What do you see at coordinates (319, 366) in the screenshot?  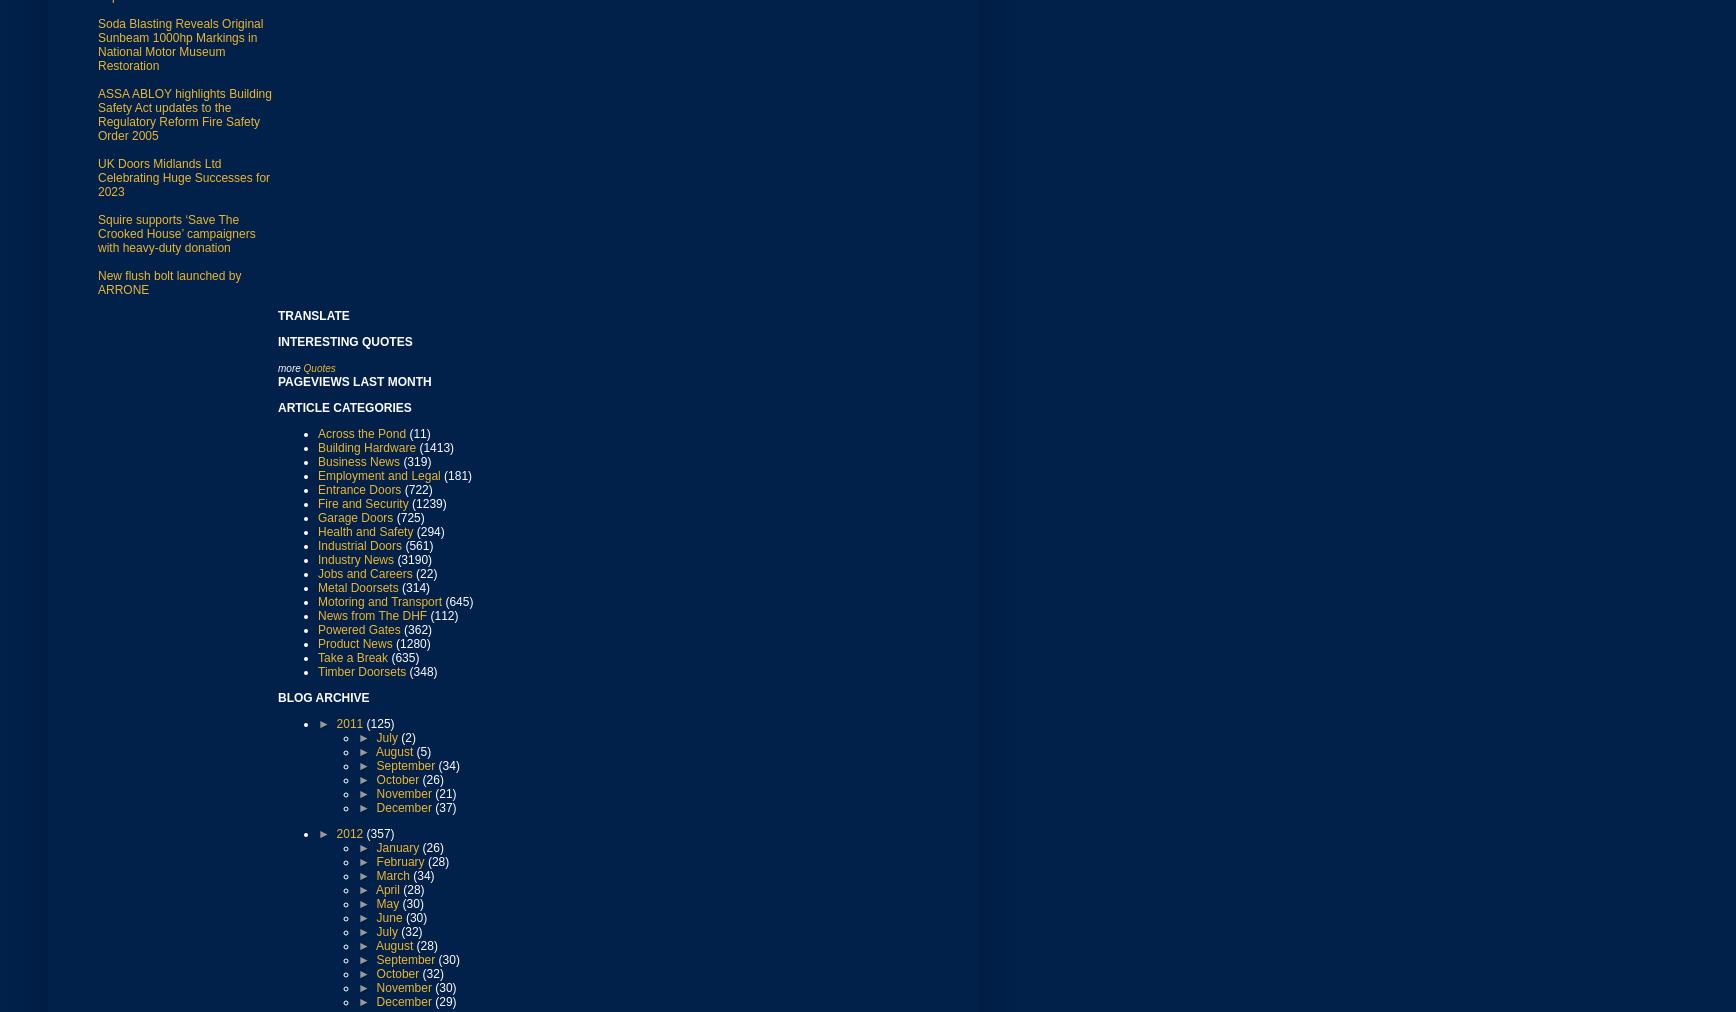 I see `'Quotes'` at bounding box center [319, 366].